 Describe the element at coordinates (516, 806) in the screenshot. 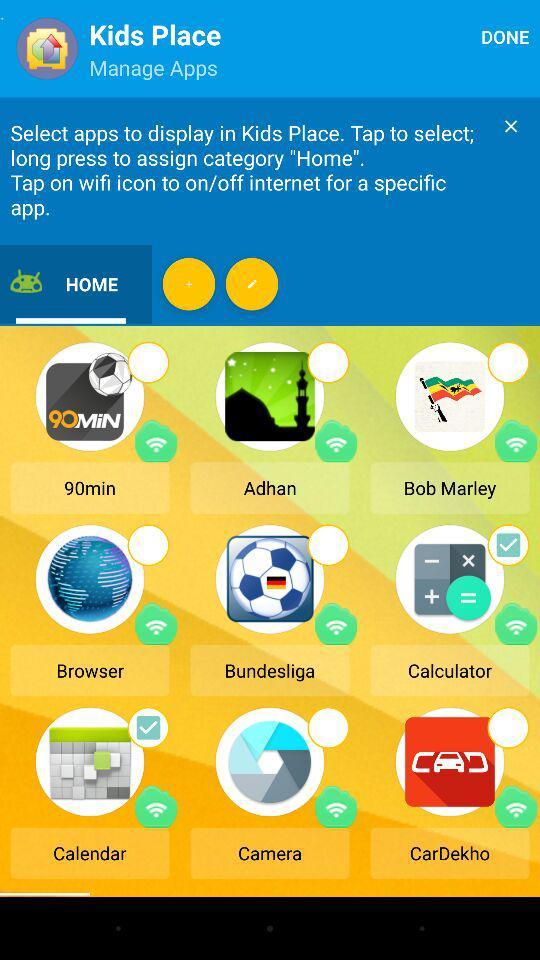

I see `wifi icon on/off` at that location.